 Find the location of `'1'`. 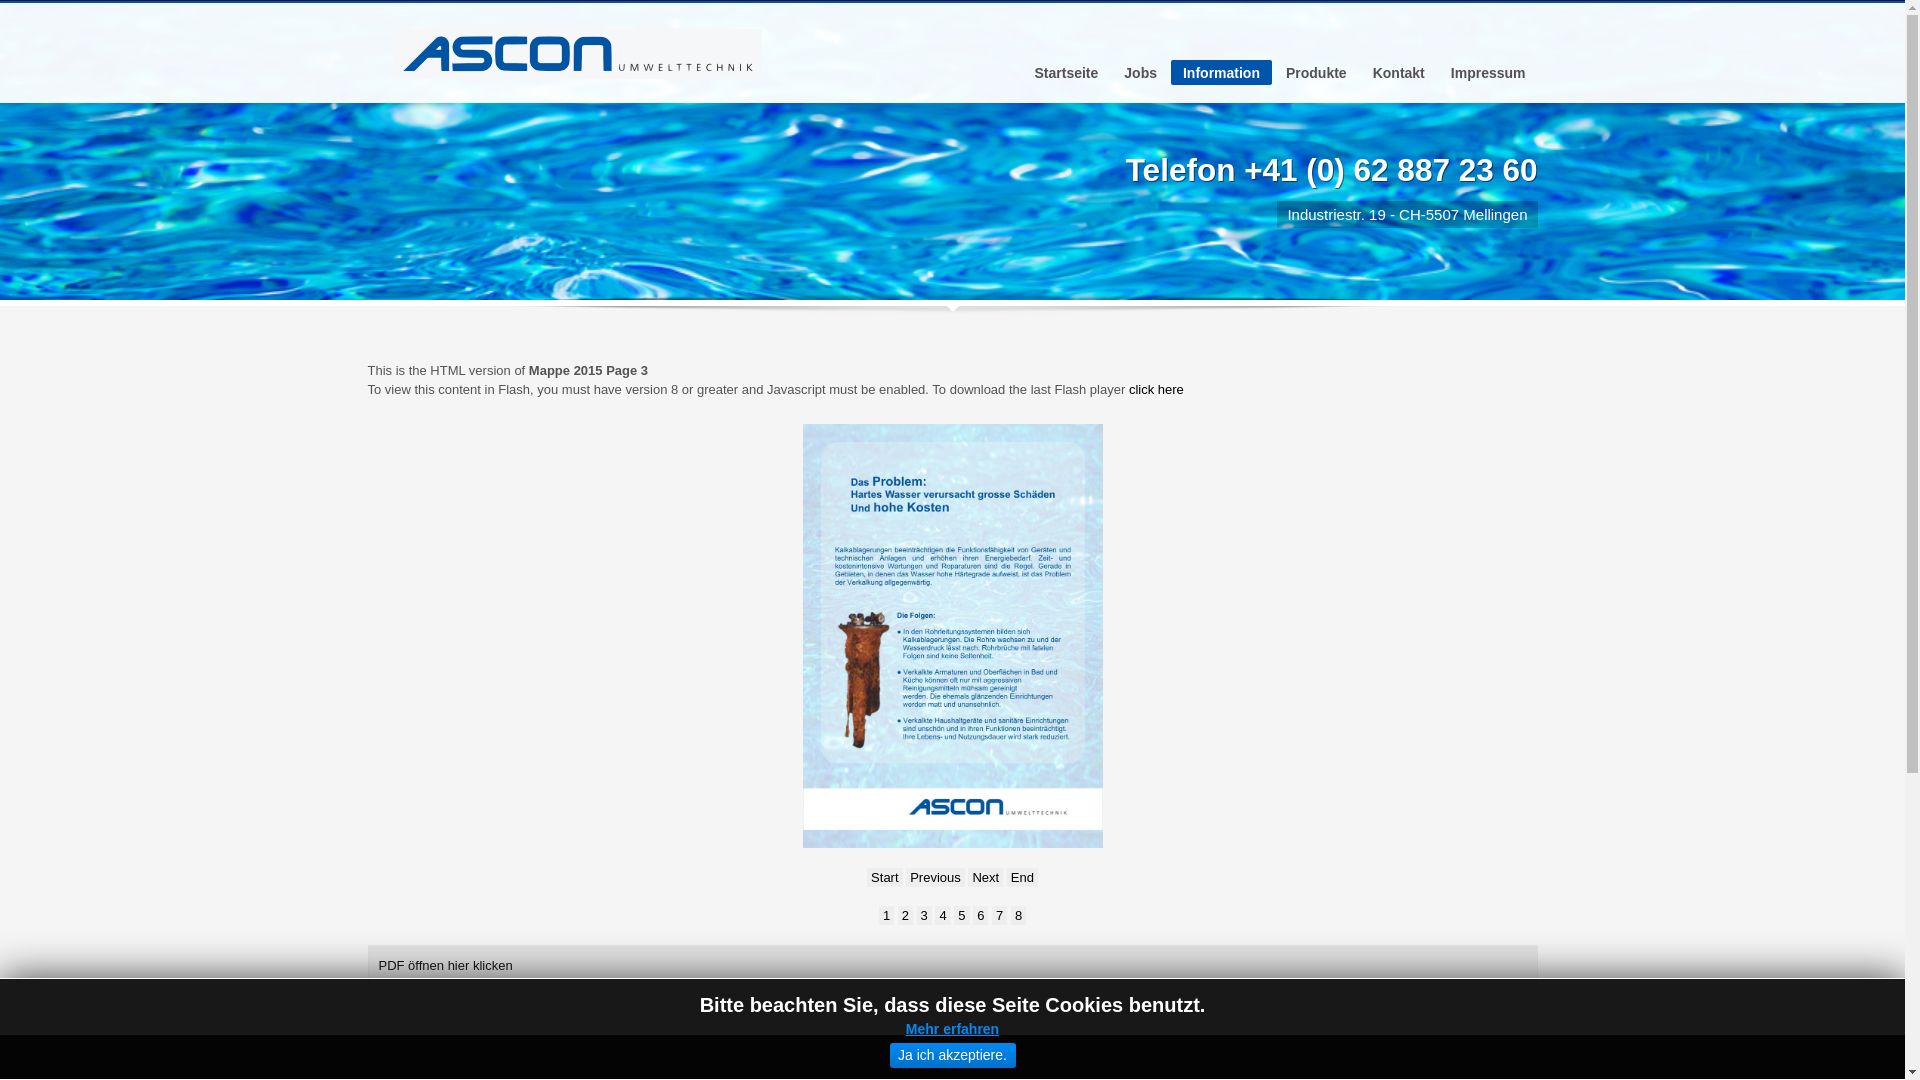

'1' is located at coordinates (885, 915).